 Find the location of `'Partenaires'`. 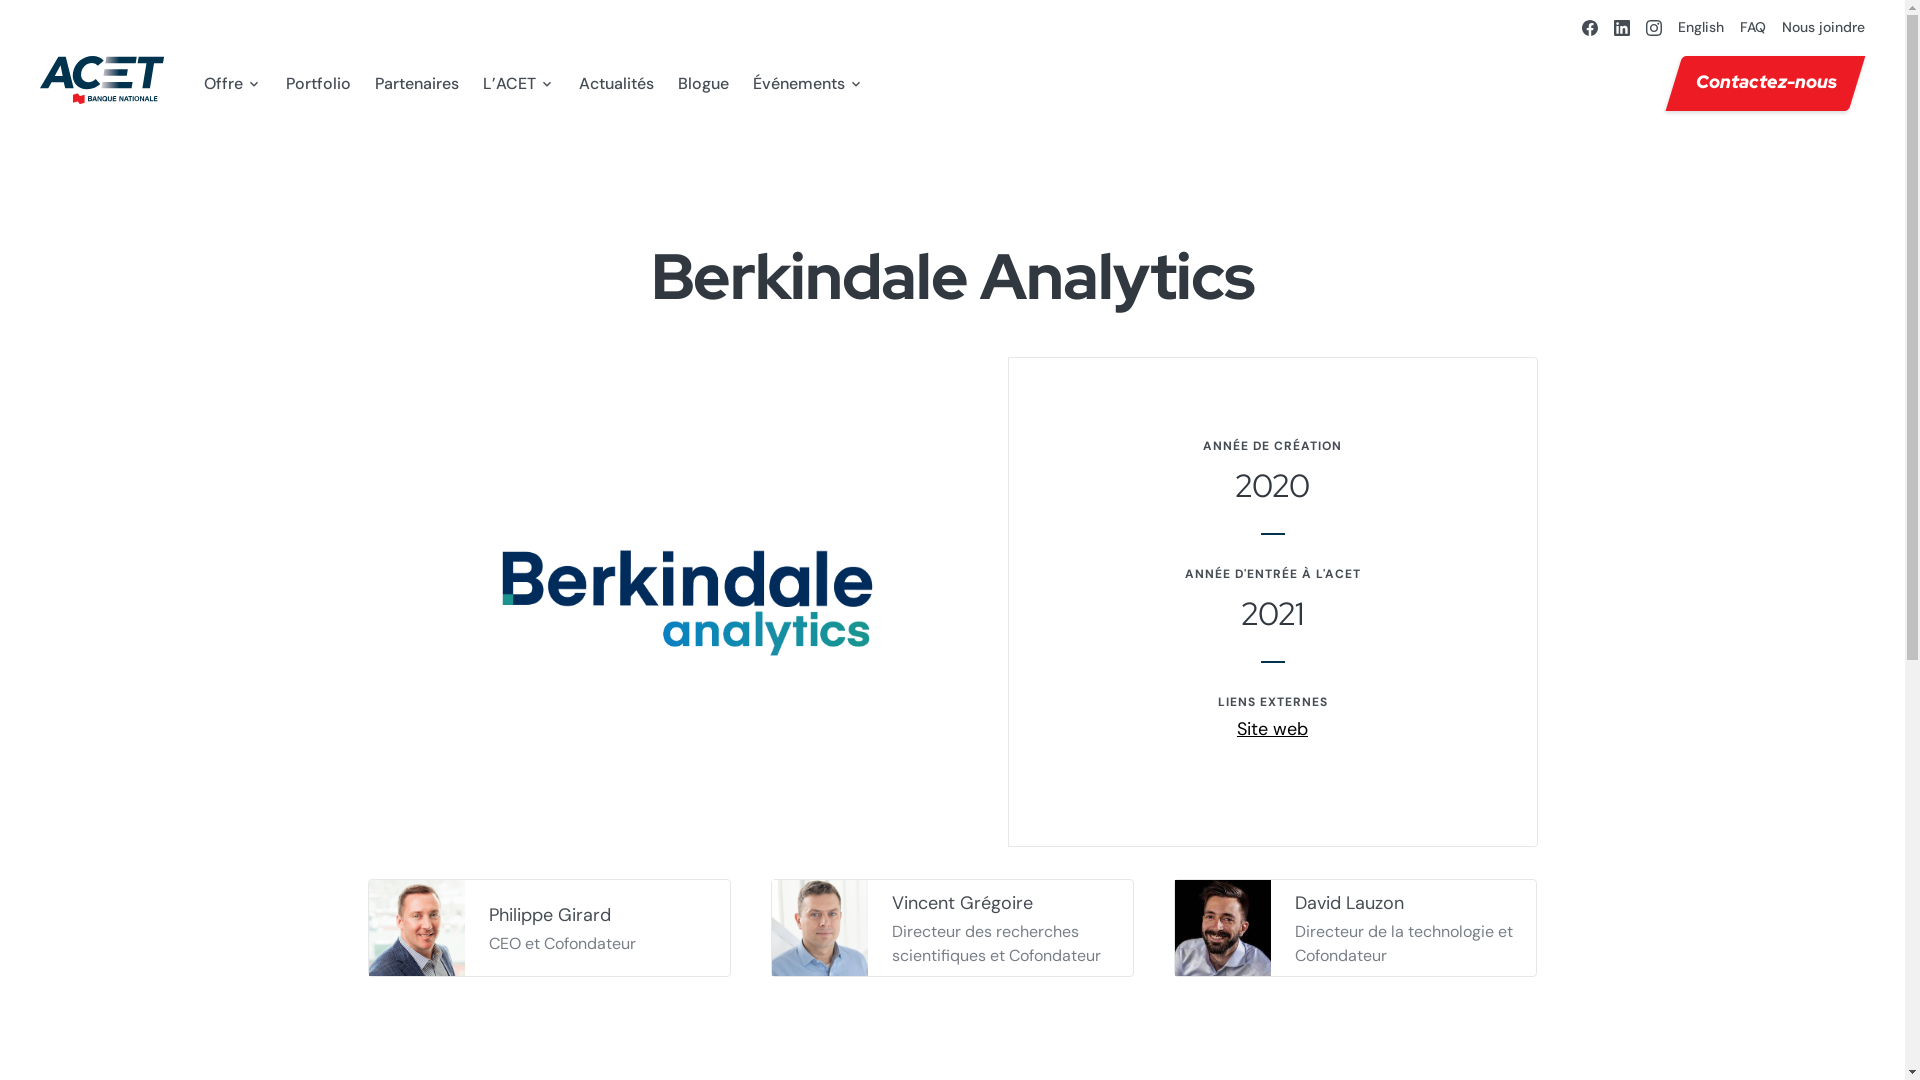

'Partenaires' is located at coordinates (416, 82).